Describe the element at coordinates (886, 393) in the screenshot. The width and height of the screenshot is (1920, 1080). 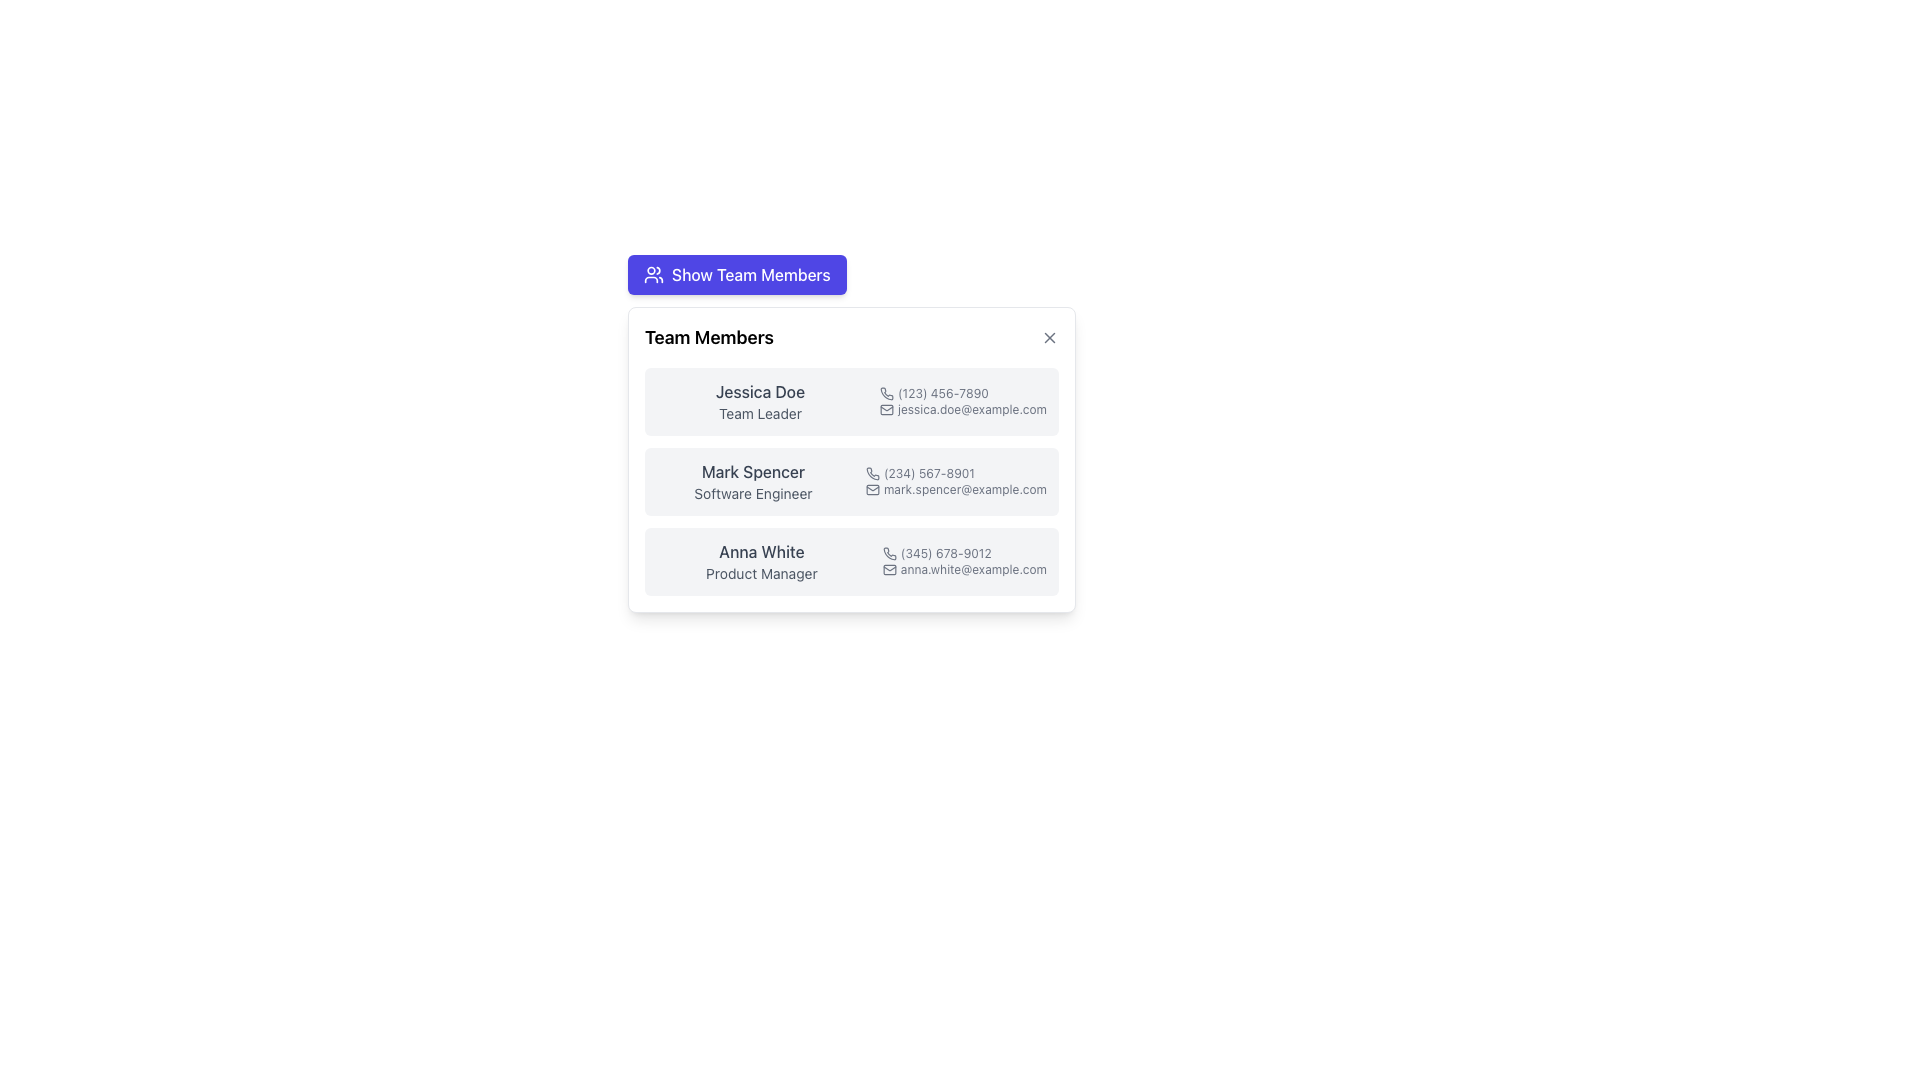
I see `the telephone icon that visually represents a phone-related feature, located next to the phone number '(123) 456-7890' for 'Jessica Doe'` at that location.